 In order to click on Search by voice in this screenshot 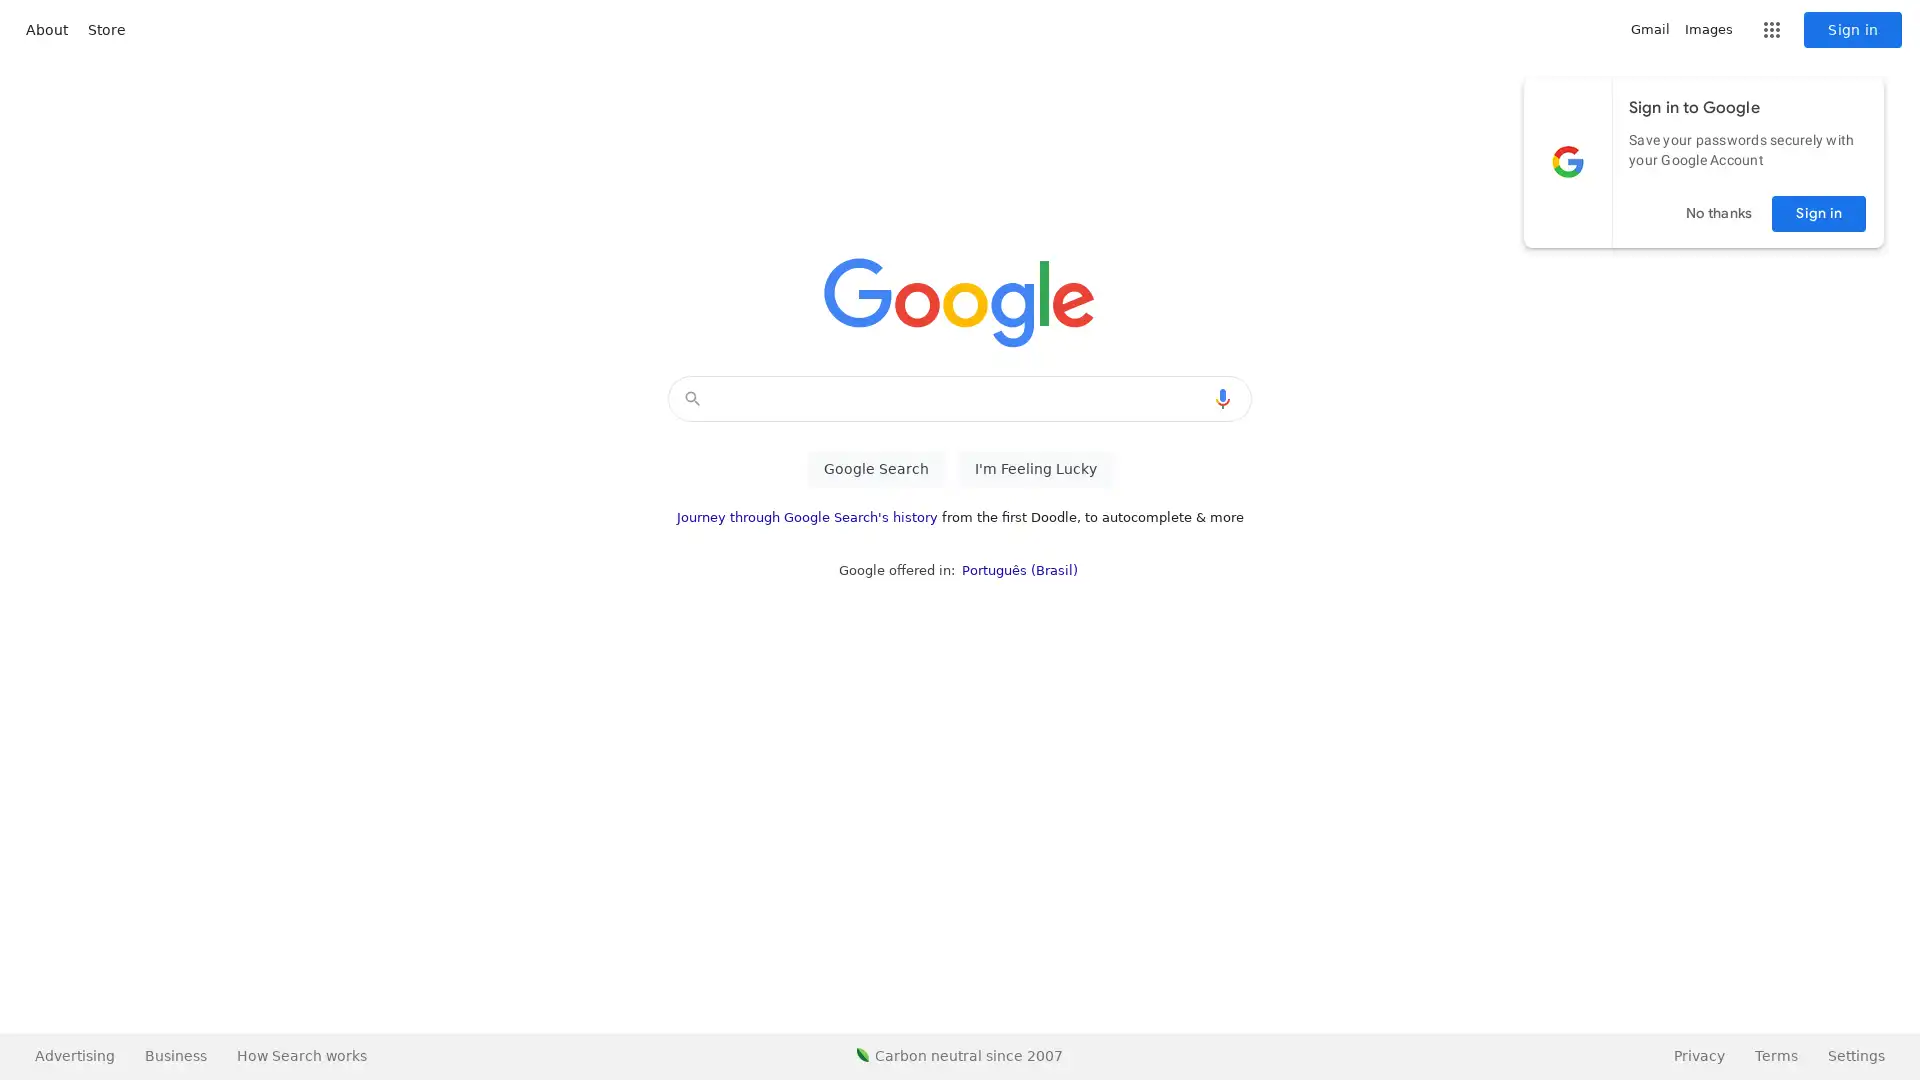, I will do `click(1222, 398)`.